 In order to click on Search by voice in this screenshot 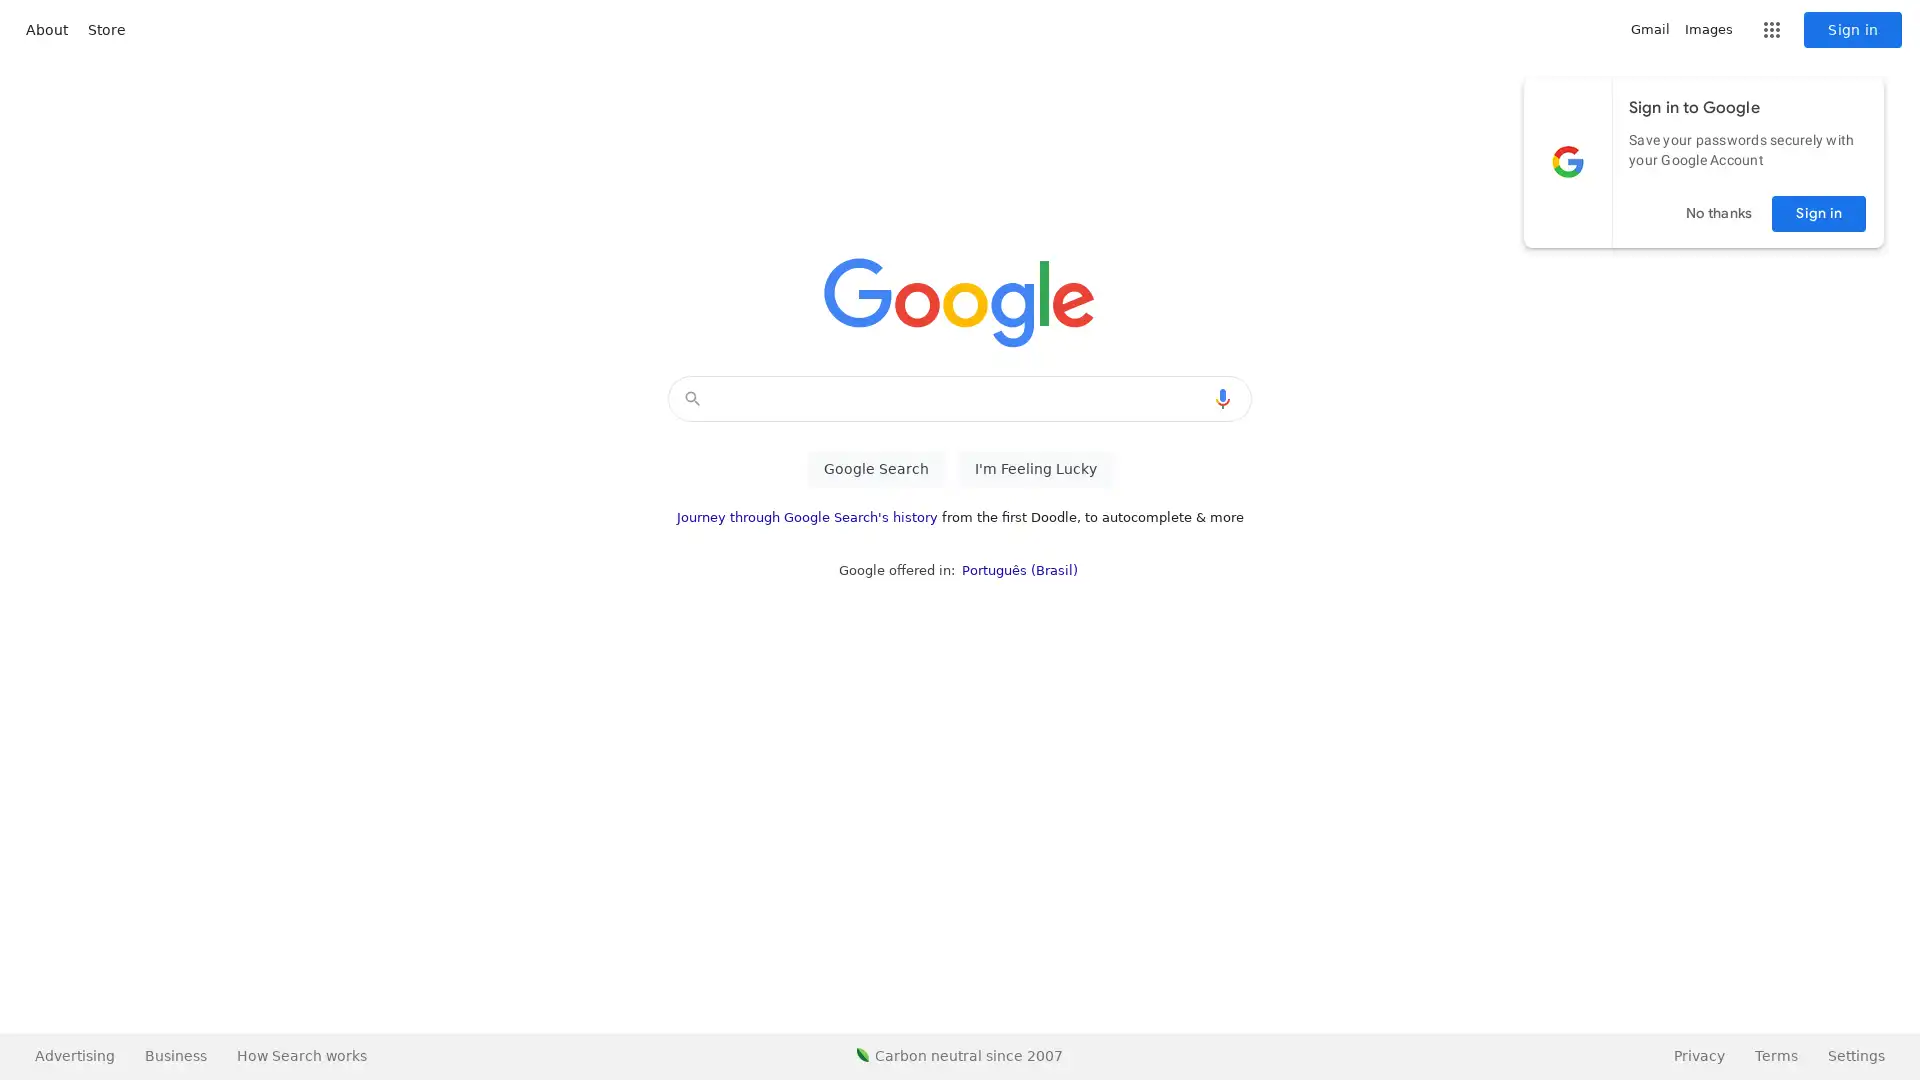, I will do `click(1222, 398)`.